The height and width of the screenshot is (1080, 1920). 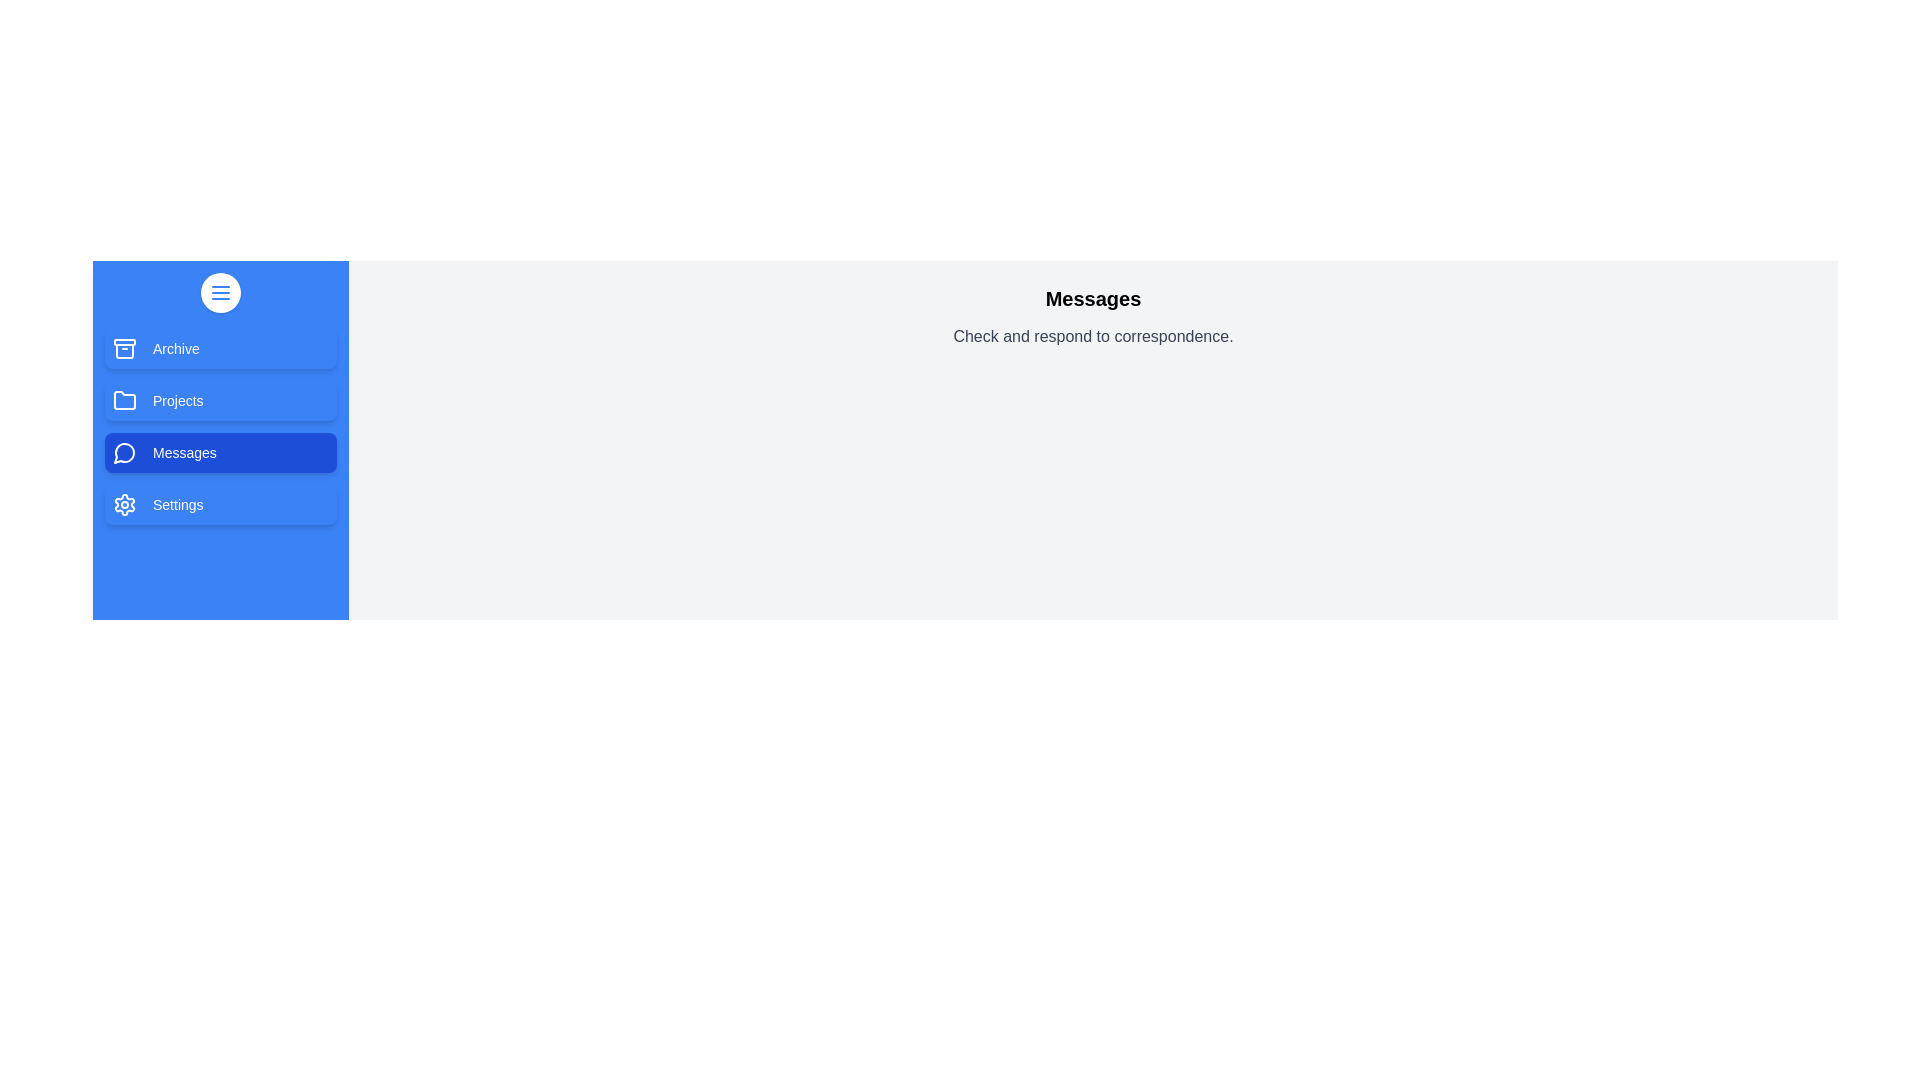 I want to click on the tab Messages to view its content, so click(x=220, y=452).